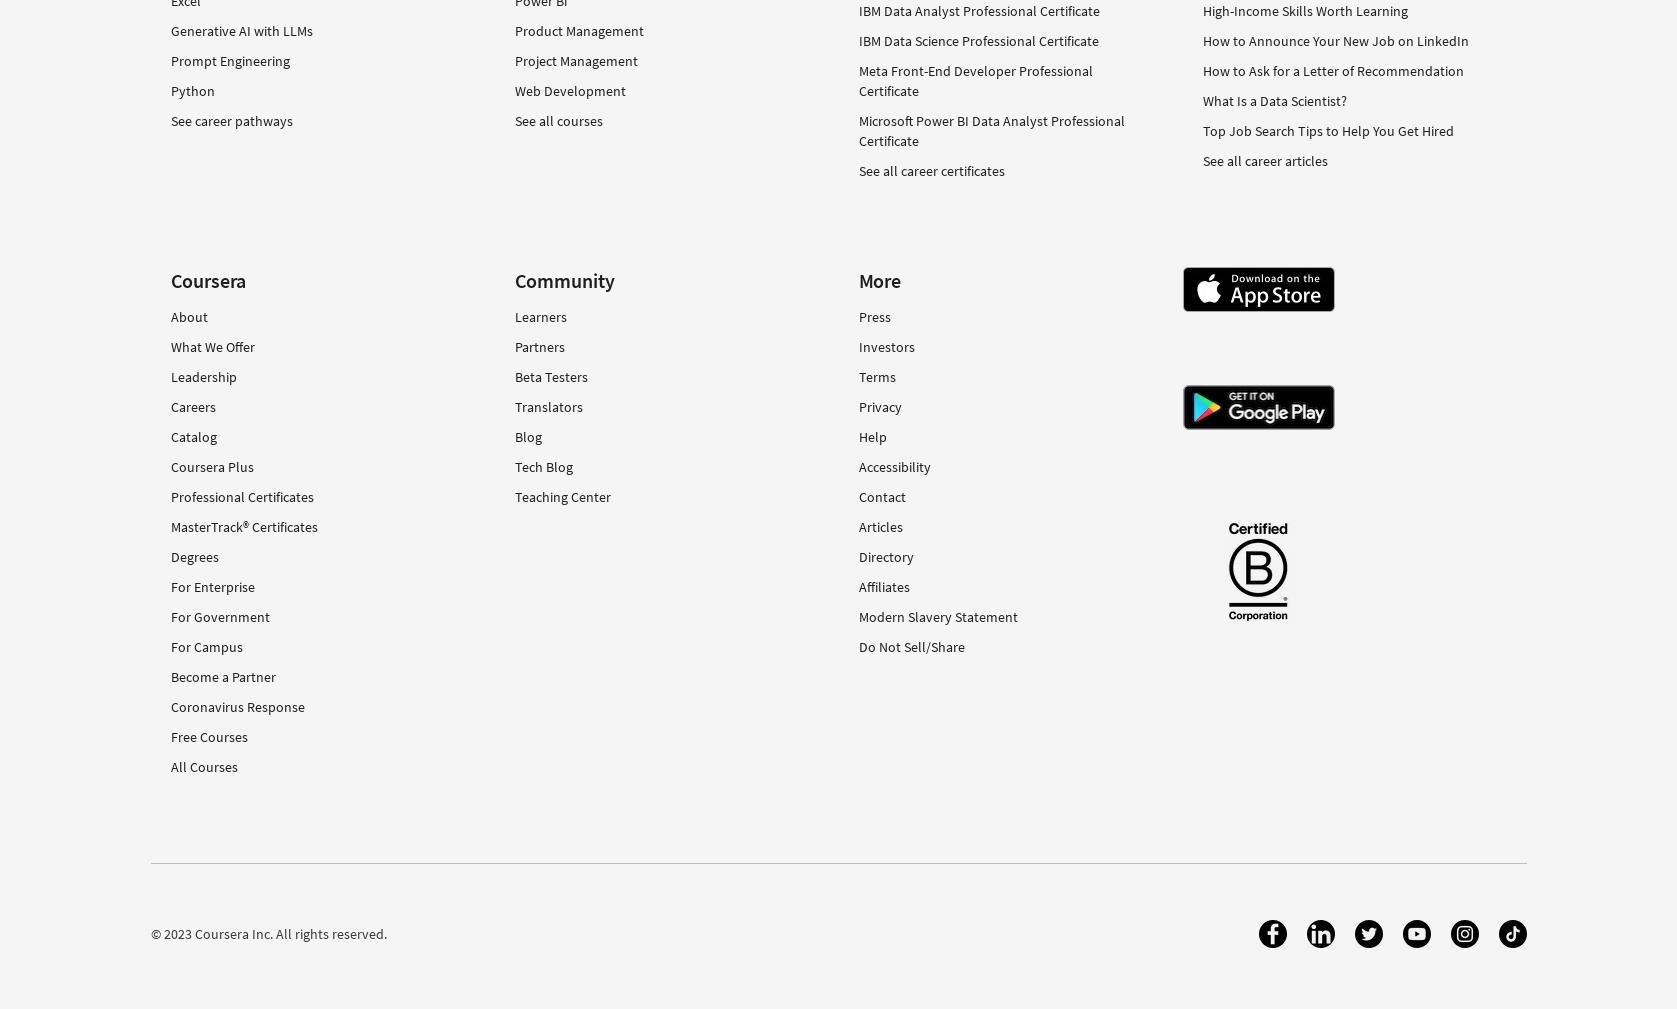 The height and width of the screenshot is (1009, 1677). What do you see at coordinates (977, 38) in the screenshot?
I see `'IBM Data Science Professional Certificate'` at bounding box center [977, 38].